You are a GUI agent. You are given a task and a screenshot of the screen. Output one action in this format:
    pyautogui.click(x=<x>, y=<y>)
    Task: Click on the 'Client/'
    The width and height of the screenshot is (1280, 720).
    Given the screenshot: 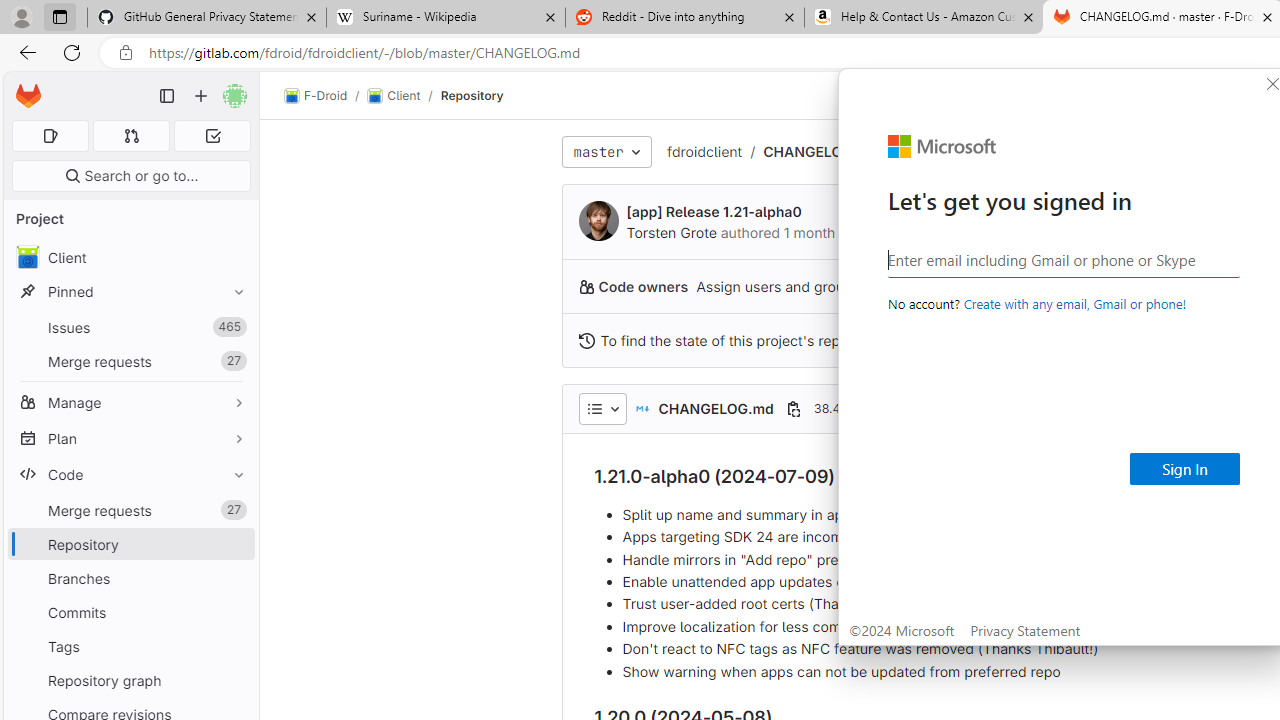 What is the action you would take?
    pyautogui.click(x=403, y=96)
    